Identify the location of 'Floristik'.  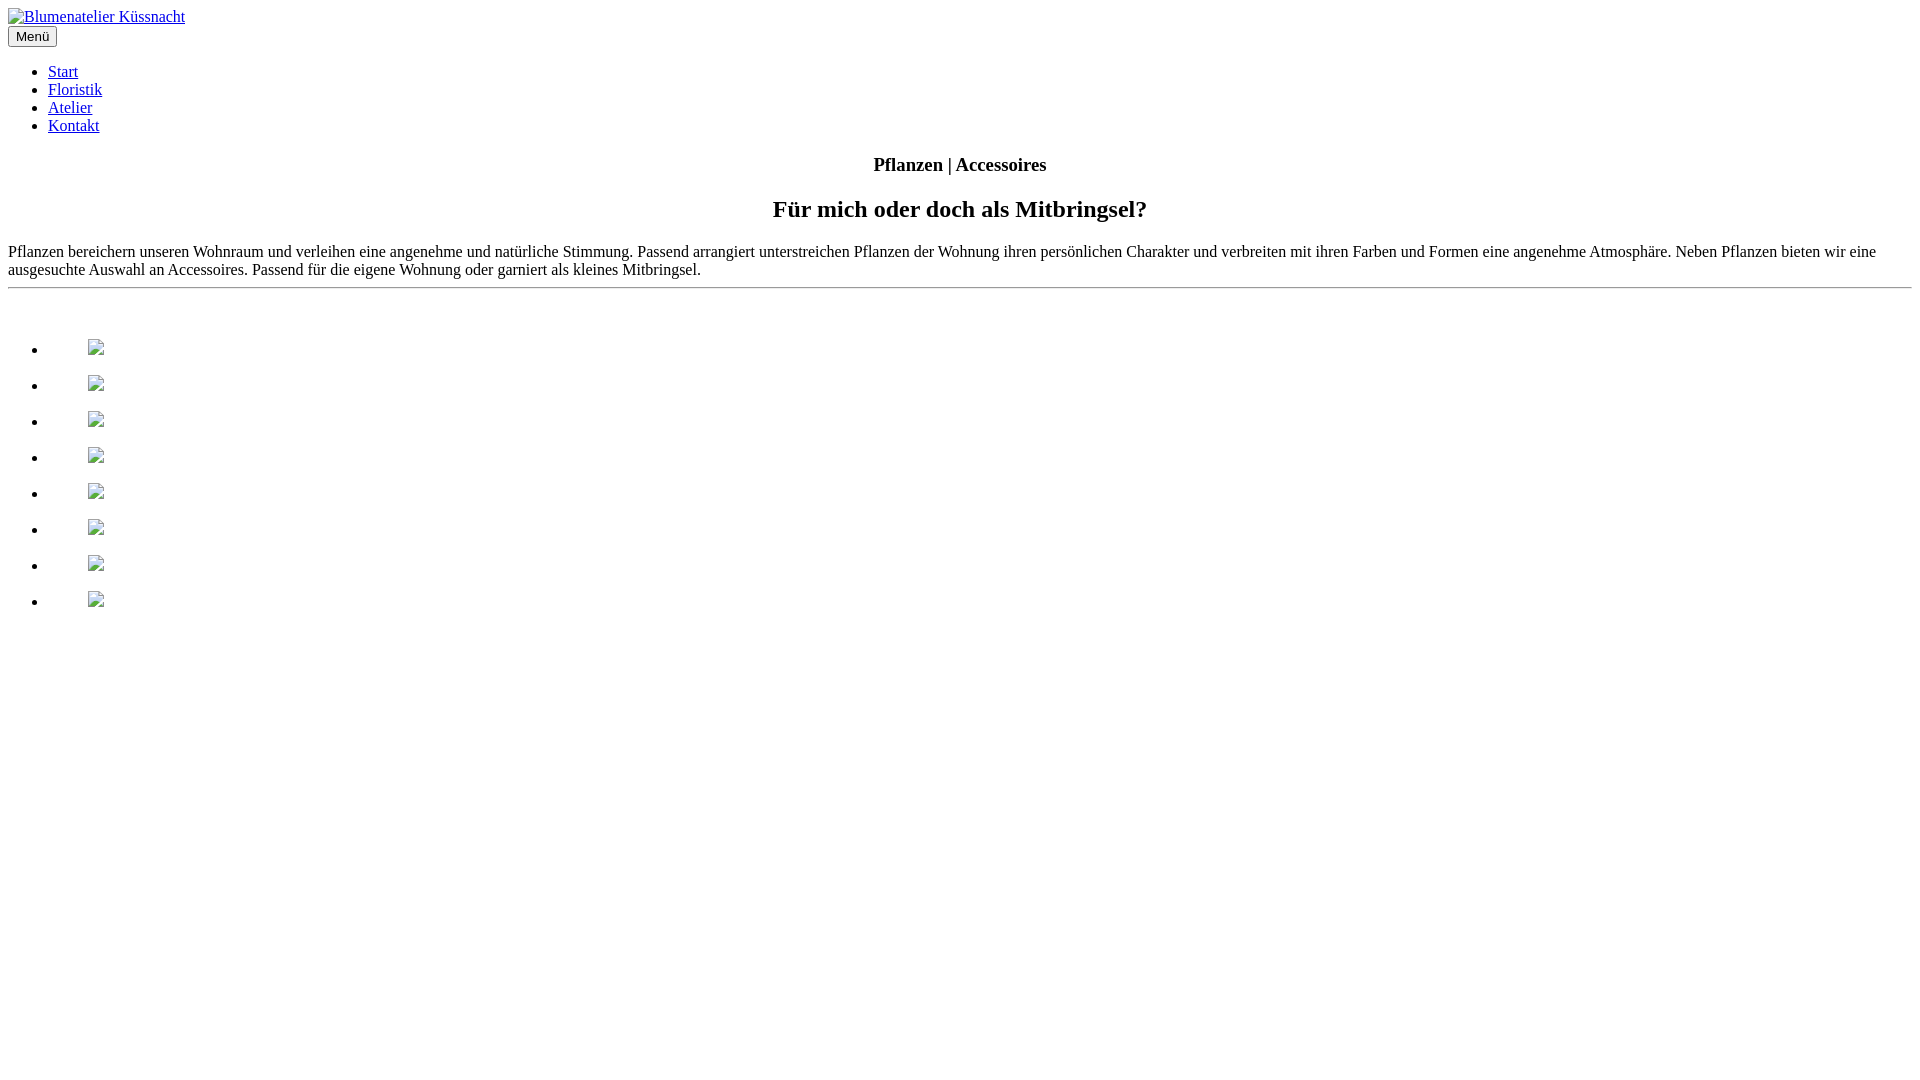
(75, 88).